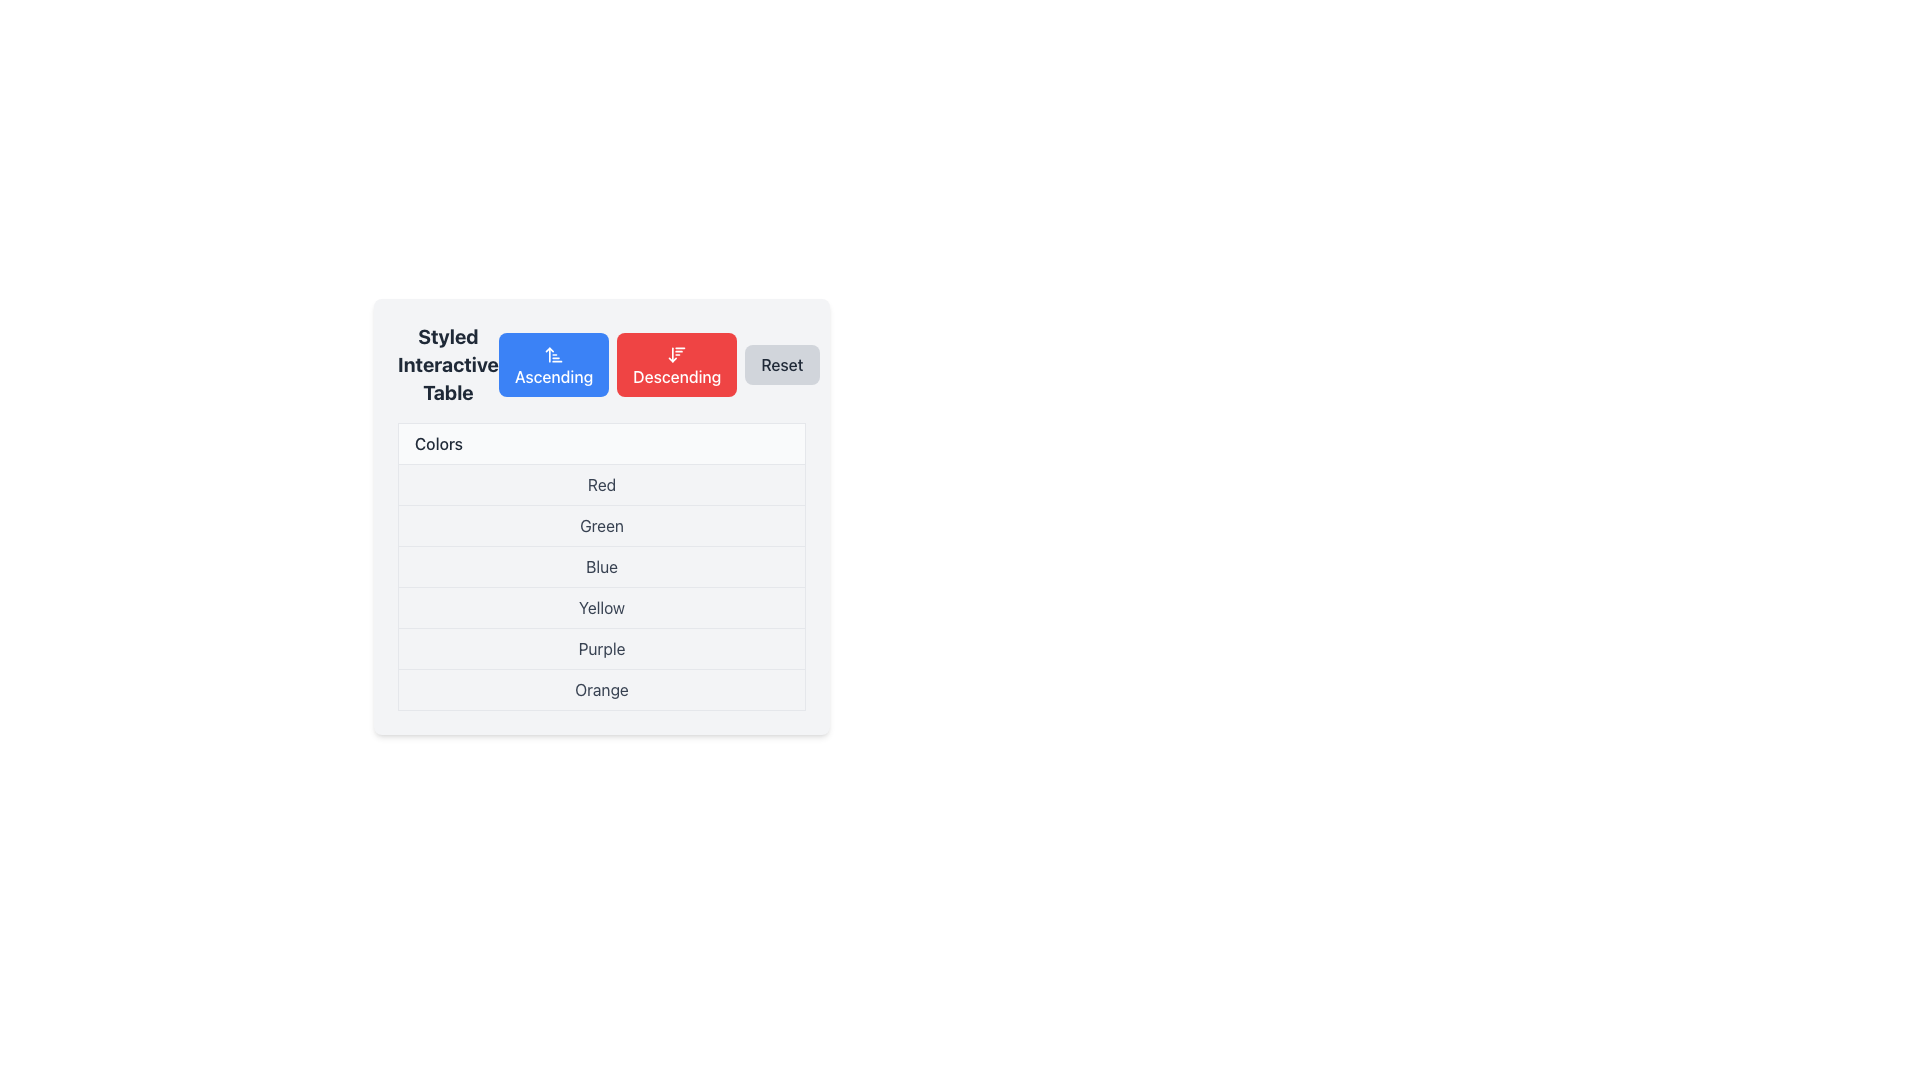 This screenshot has width=1920, height=1080. I want to click on the red 'Descending' button with white text and downwards arrow icon, so click(677, 365).